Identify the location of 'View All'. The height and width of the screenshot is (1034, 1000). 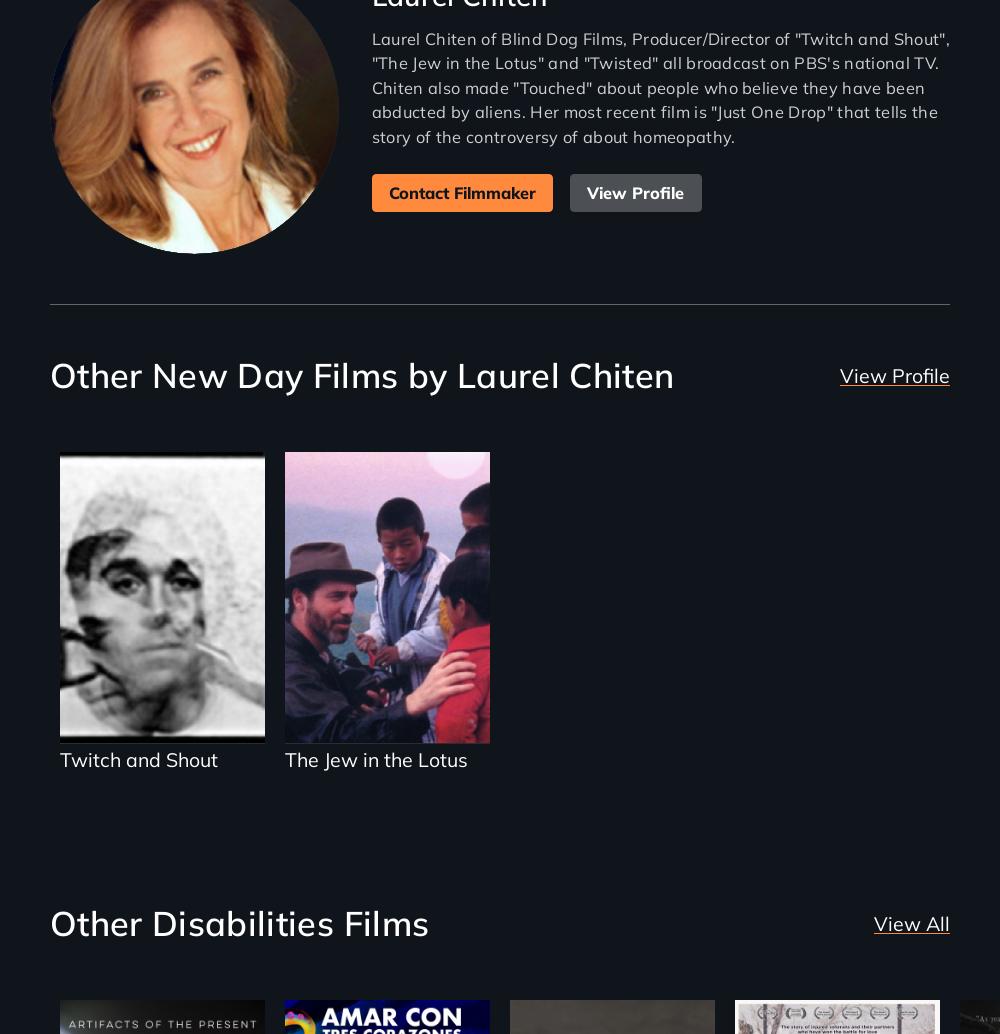
(912, 922).